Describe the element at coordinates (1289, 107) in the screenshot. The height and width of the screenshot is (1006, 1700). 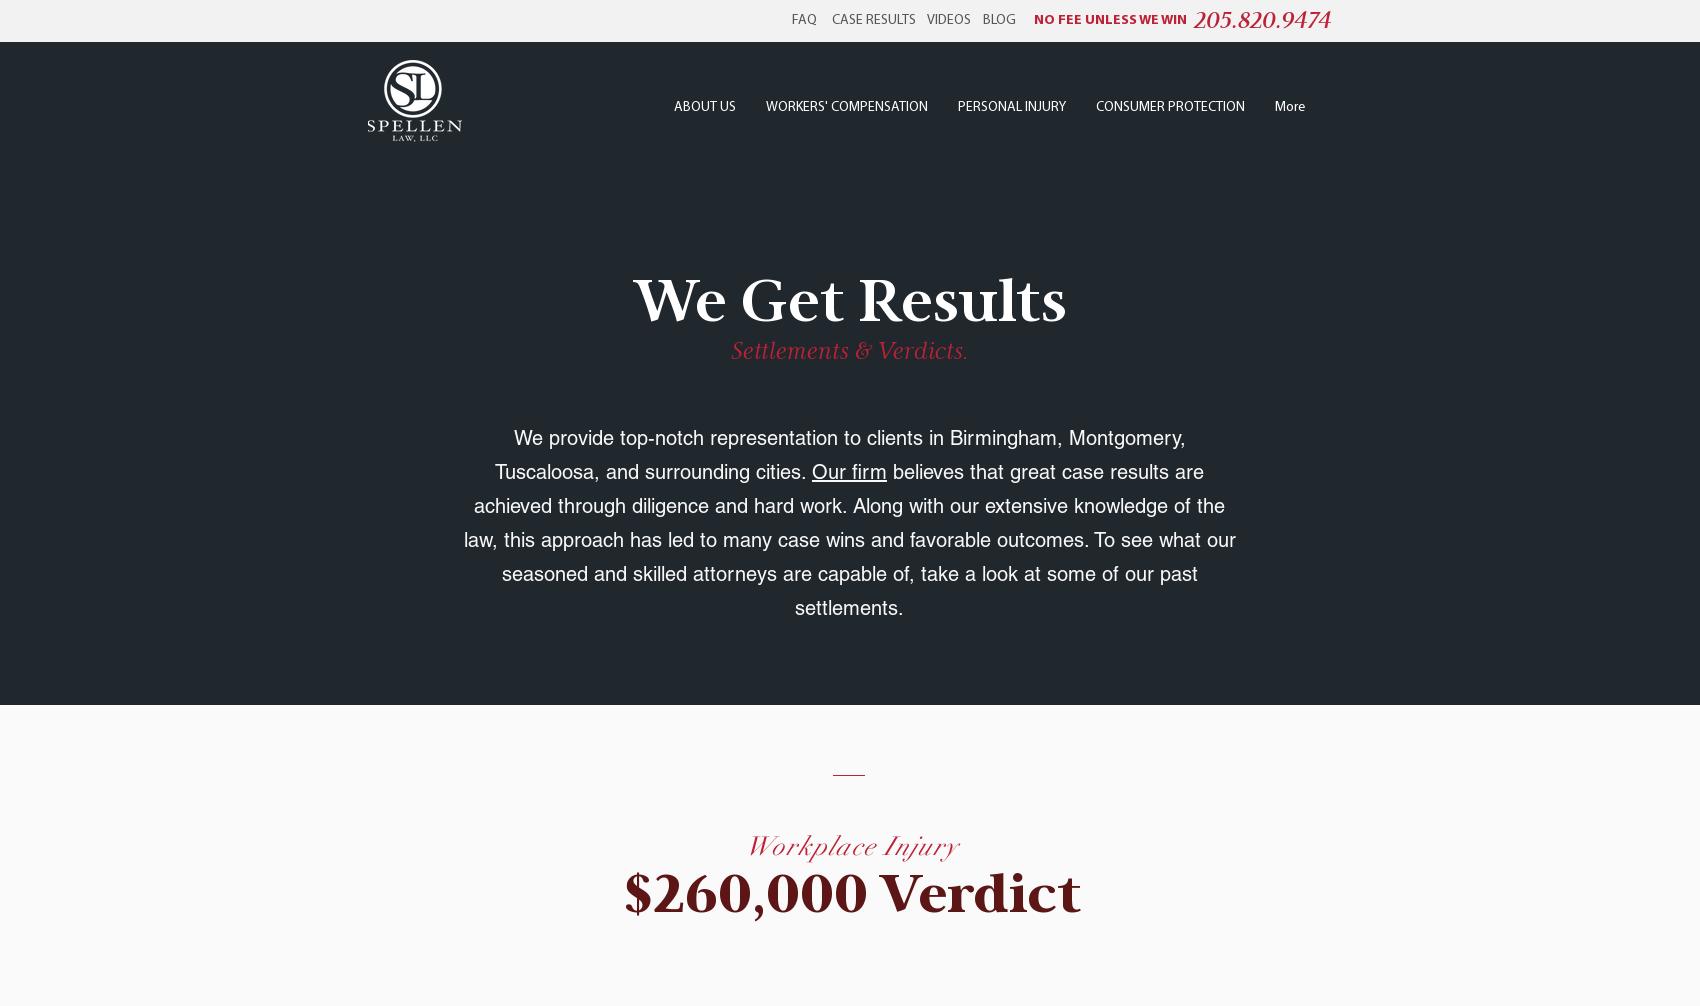
I see `'More'` at that location.